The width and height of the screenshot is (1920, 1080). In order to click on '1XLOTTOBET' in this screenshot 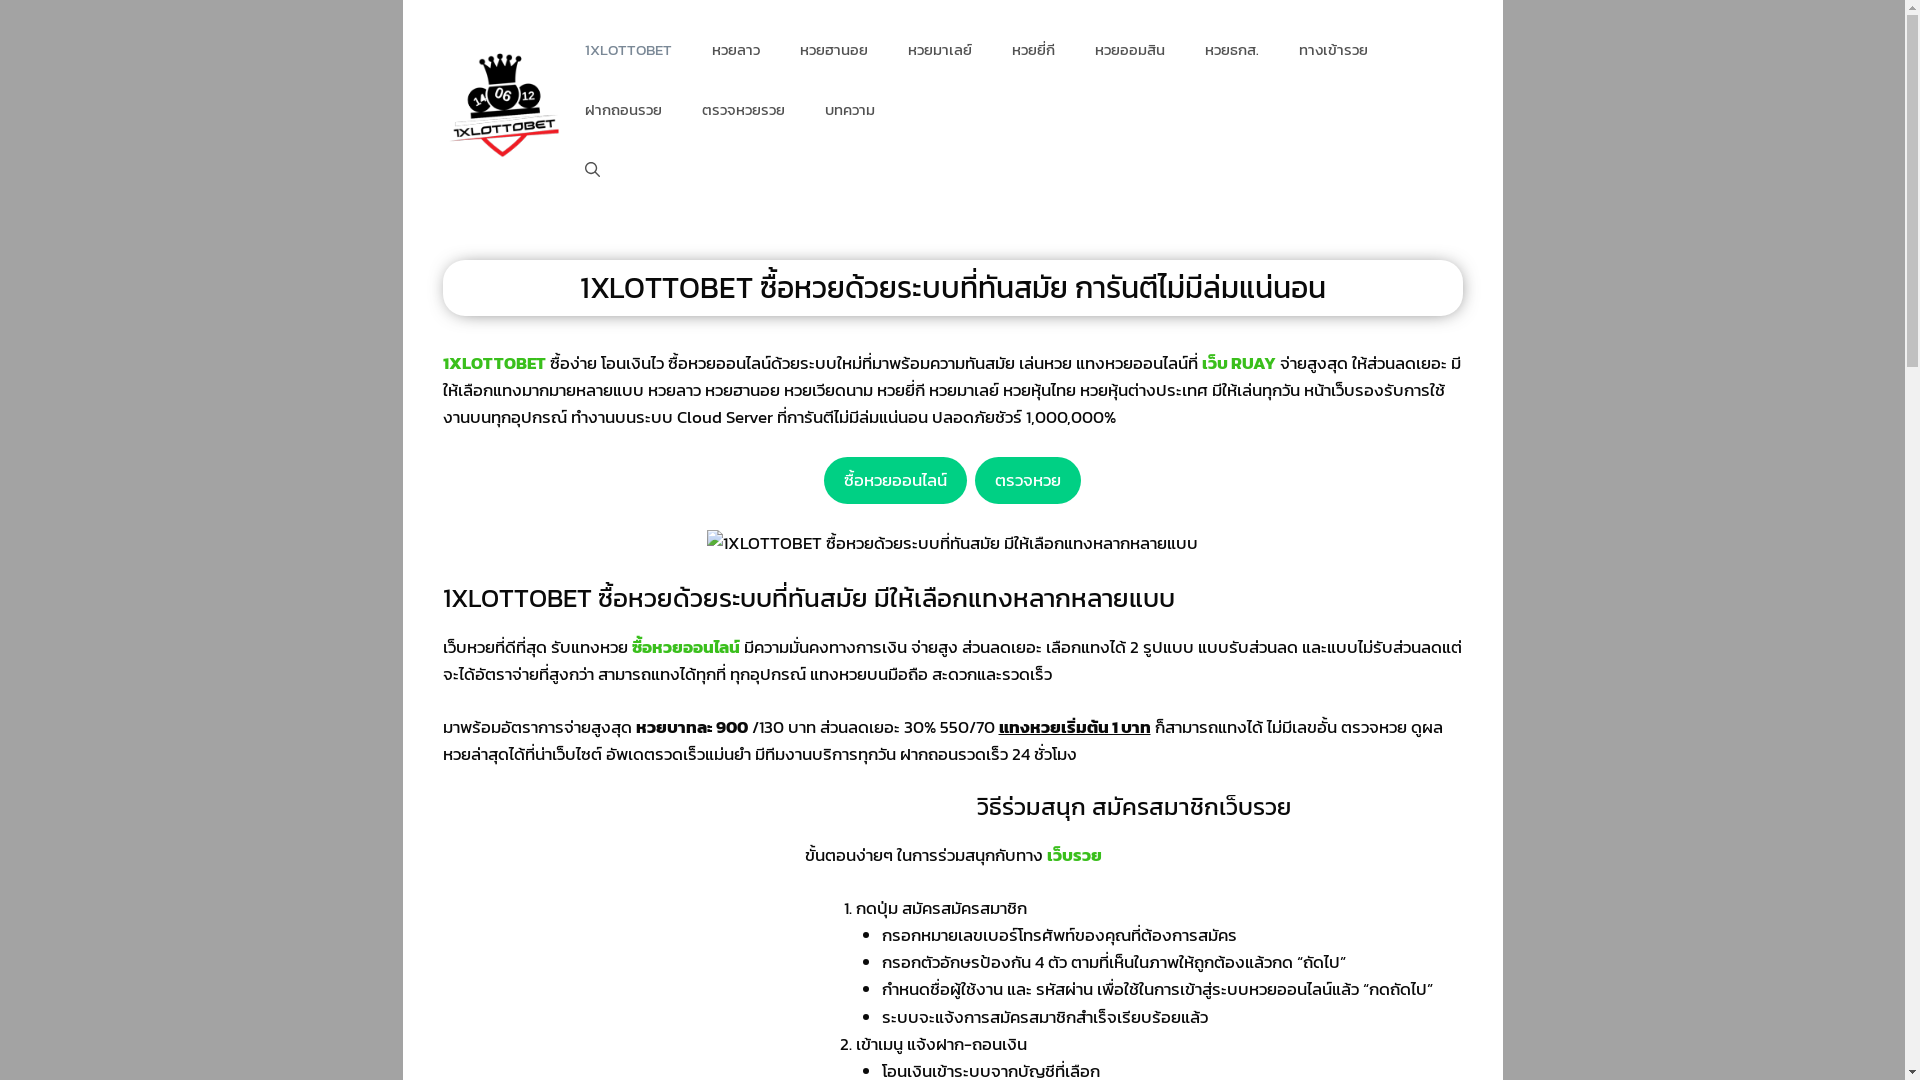, I will do `click(493, 362)`.